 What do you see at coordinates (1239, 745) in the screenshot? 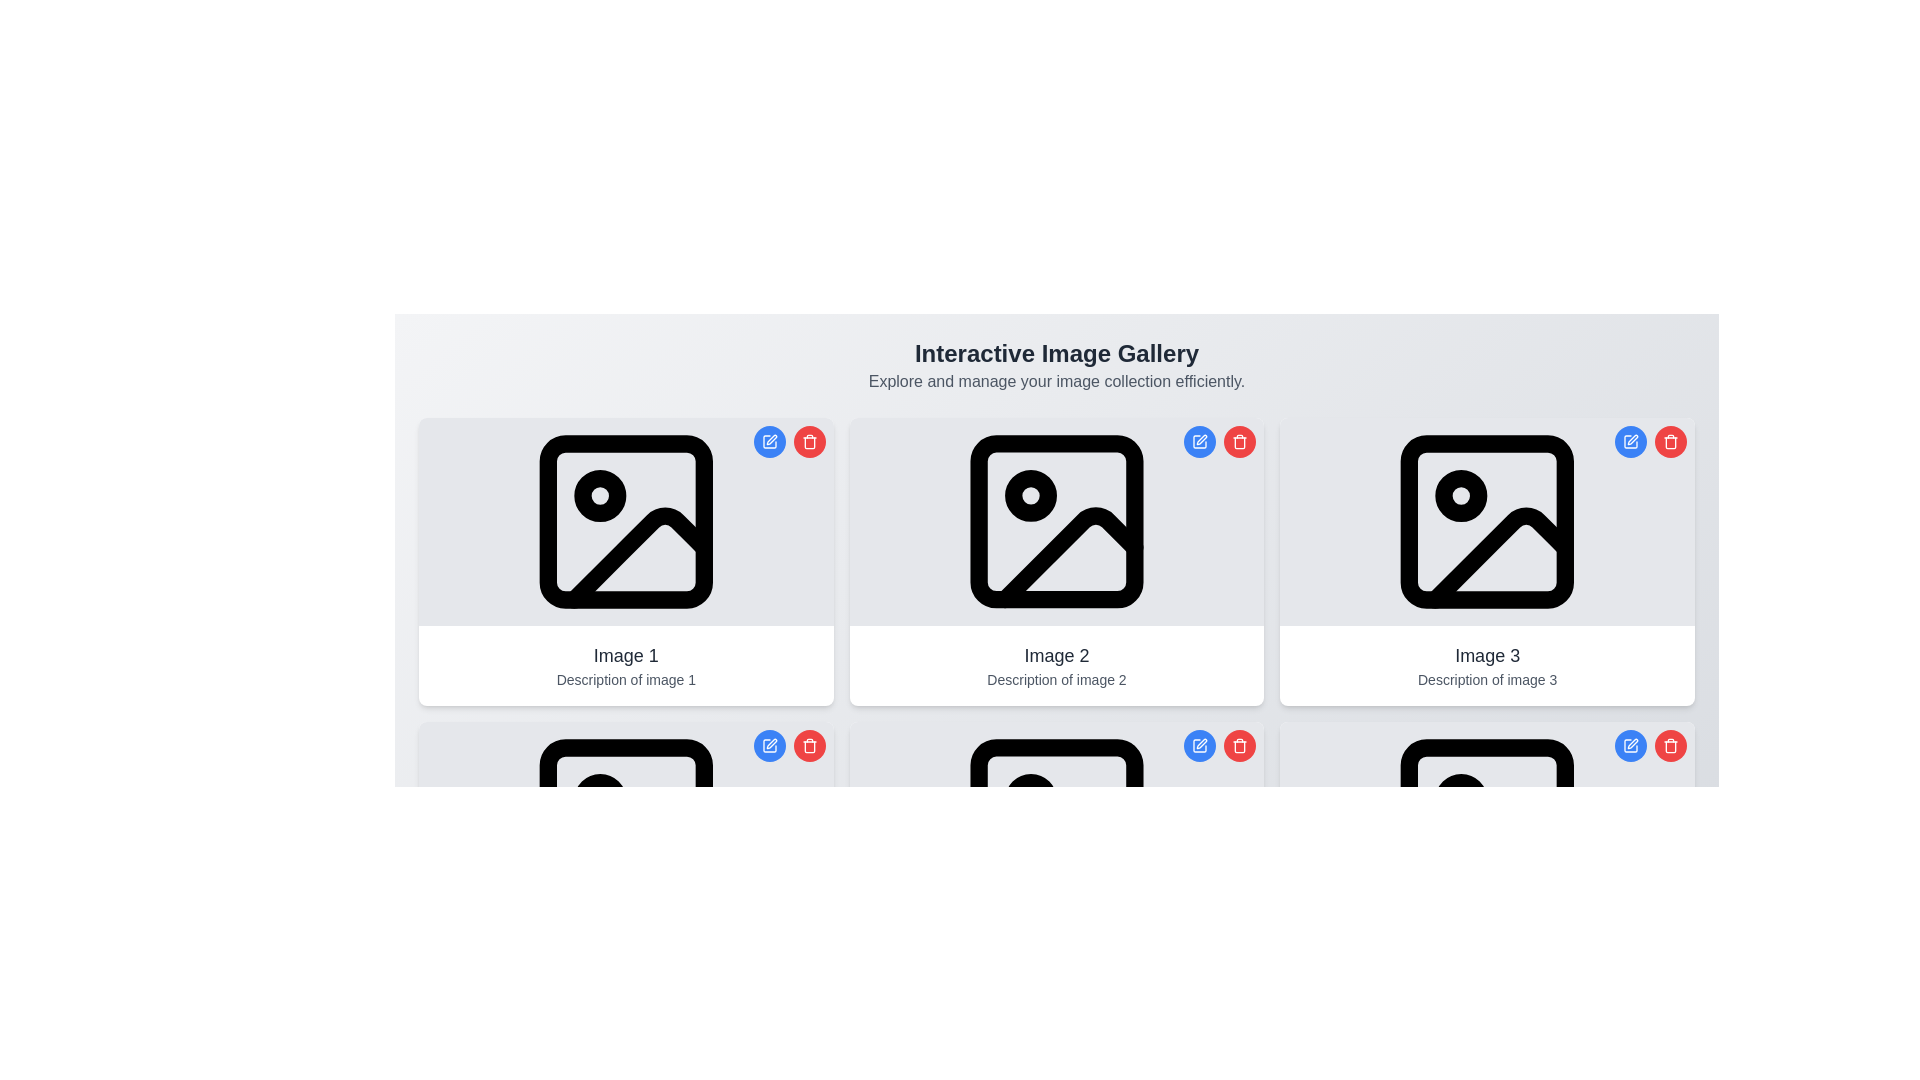
I see `the delete button located at the top-right corner of the card representing Image 3 to initiate the delete action` at bounding box center [1239, 745].